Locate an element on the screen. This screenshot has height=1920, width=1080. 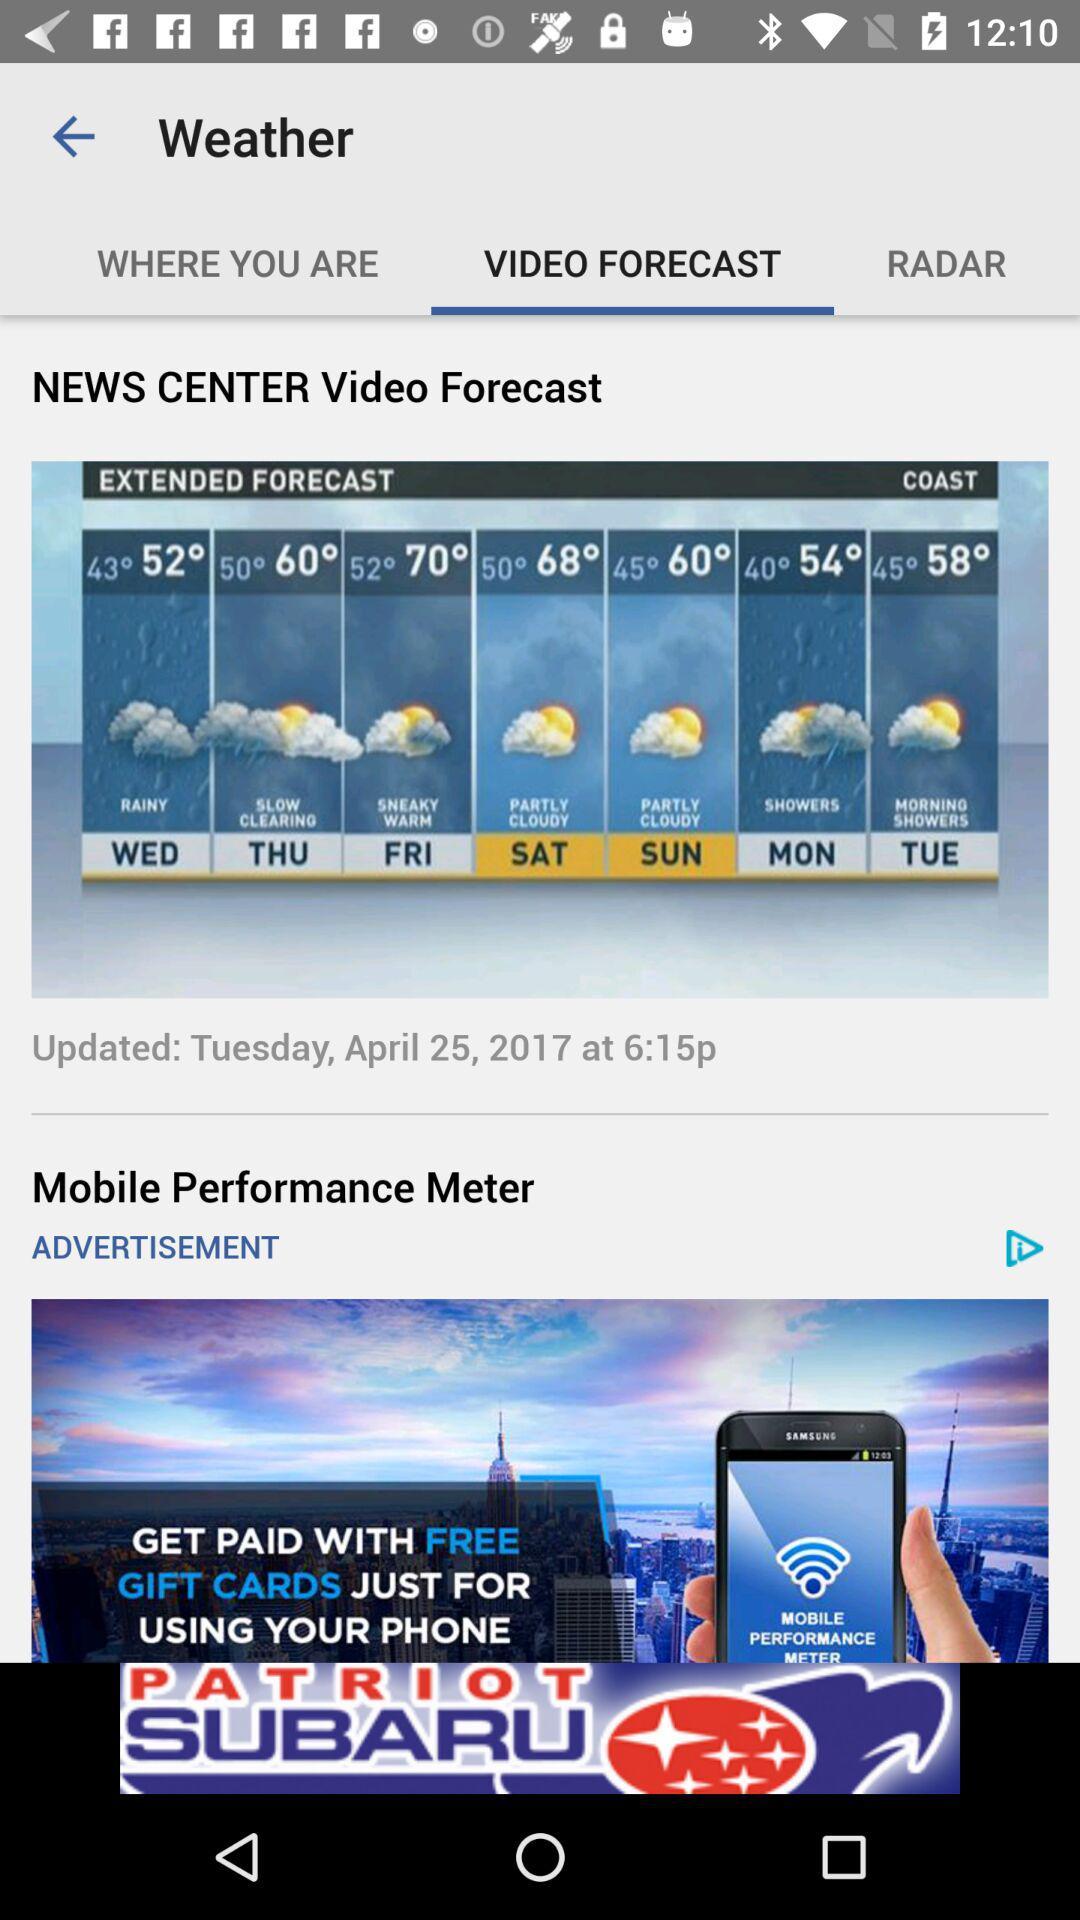
click on advertisement is located at coordinates (540, 1480).